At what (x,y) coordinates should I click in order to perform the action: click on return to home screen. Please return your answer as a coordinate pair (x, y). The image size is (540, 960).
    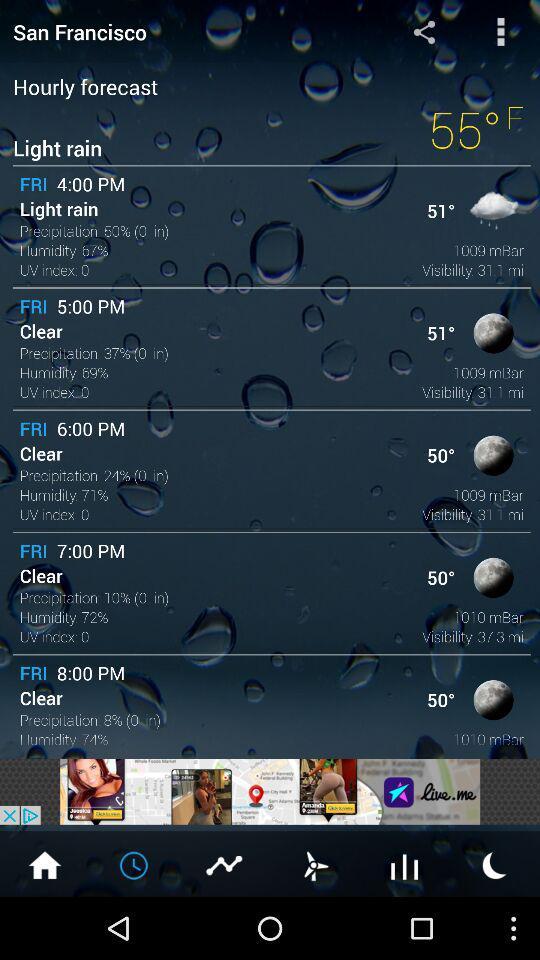
    Looking at the image, I should click on (44, 863).